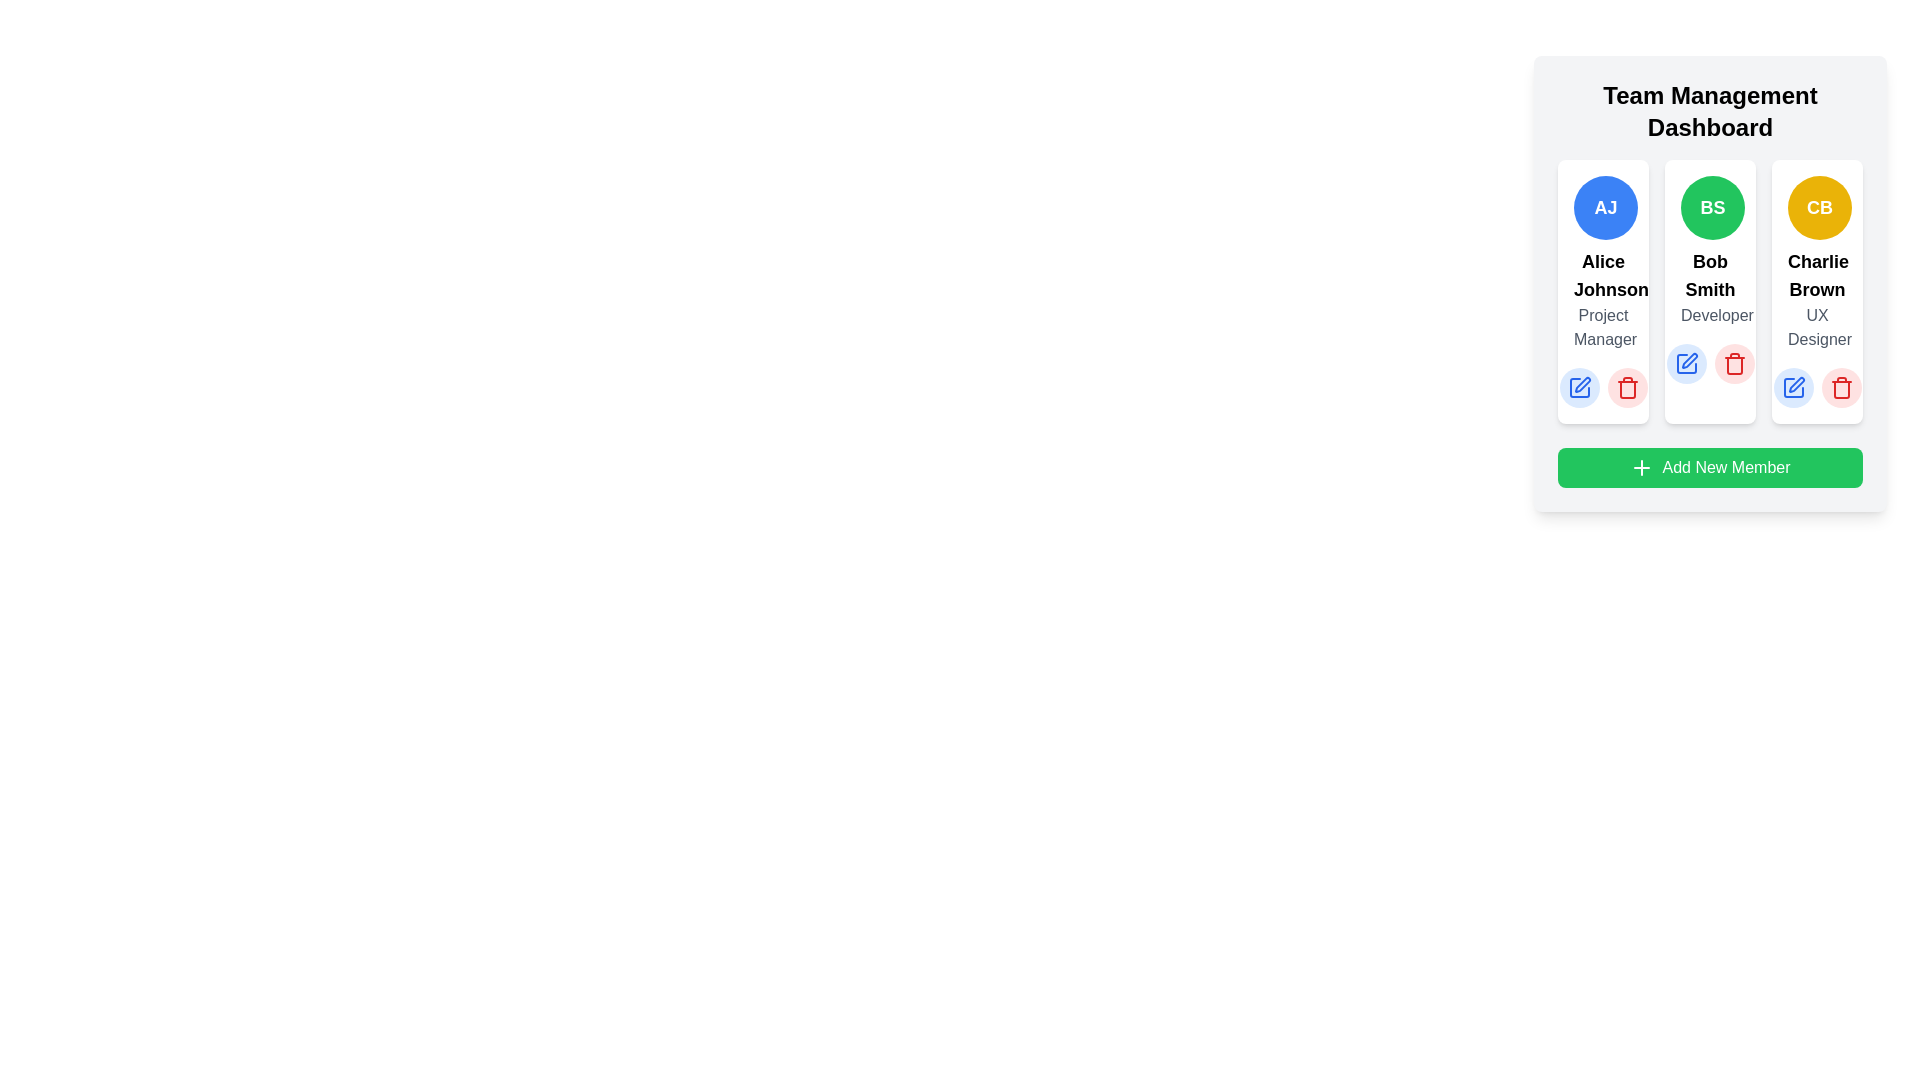 The height and width of the screenshot is (1080, 1920). Describe the element at coordinates (1606, 208) in the screenshot. I see `the displayed initials 'AJ' in the circular profile avatar with a blue background, positioned at the top of the user information card` at that location.